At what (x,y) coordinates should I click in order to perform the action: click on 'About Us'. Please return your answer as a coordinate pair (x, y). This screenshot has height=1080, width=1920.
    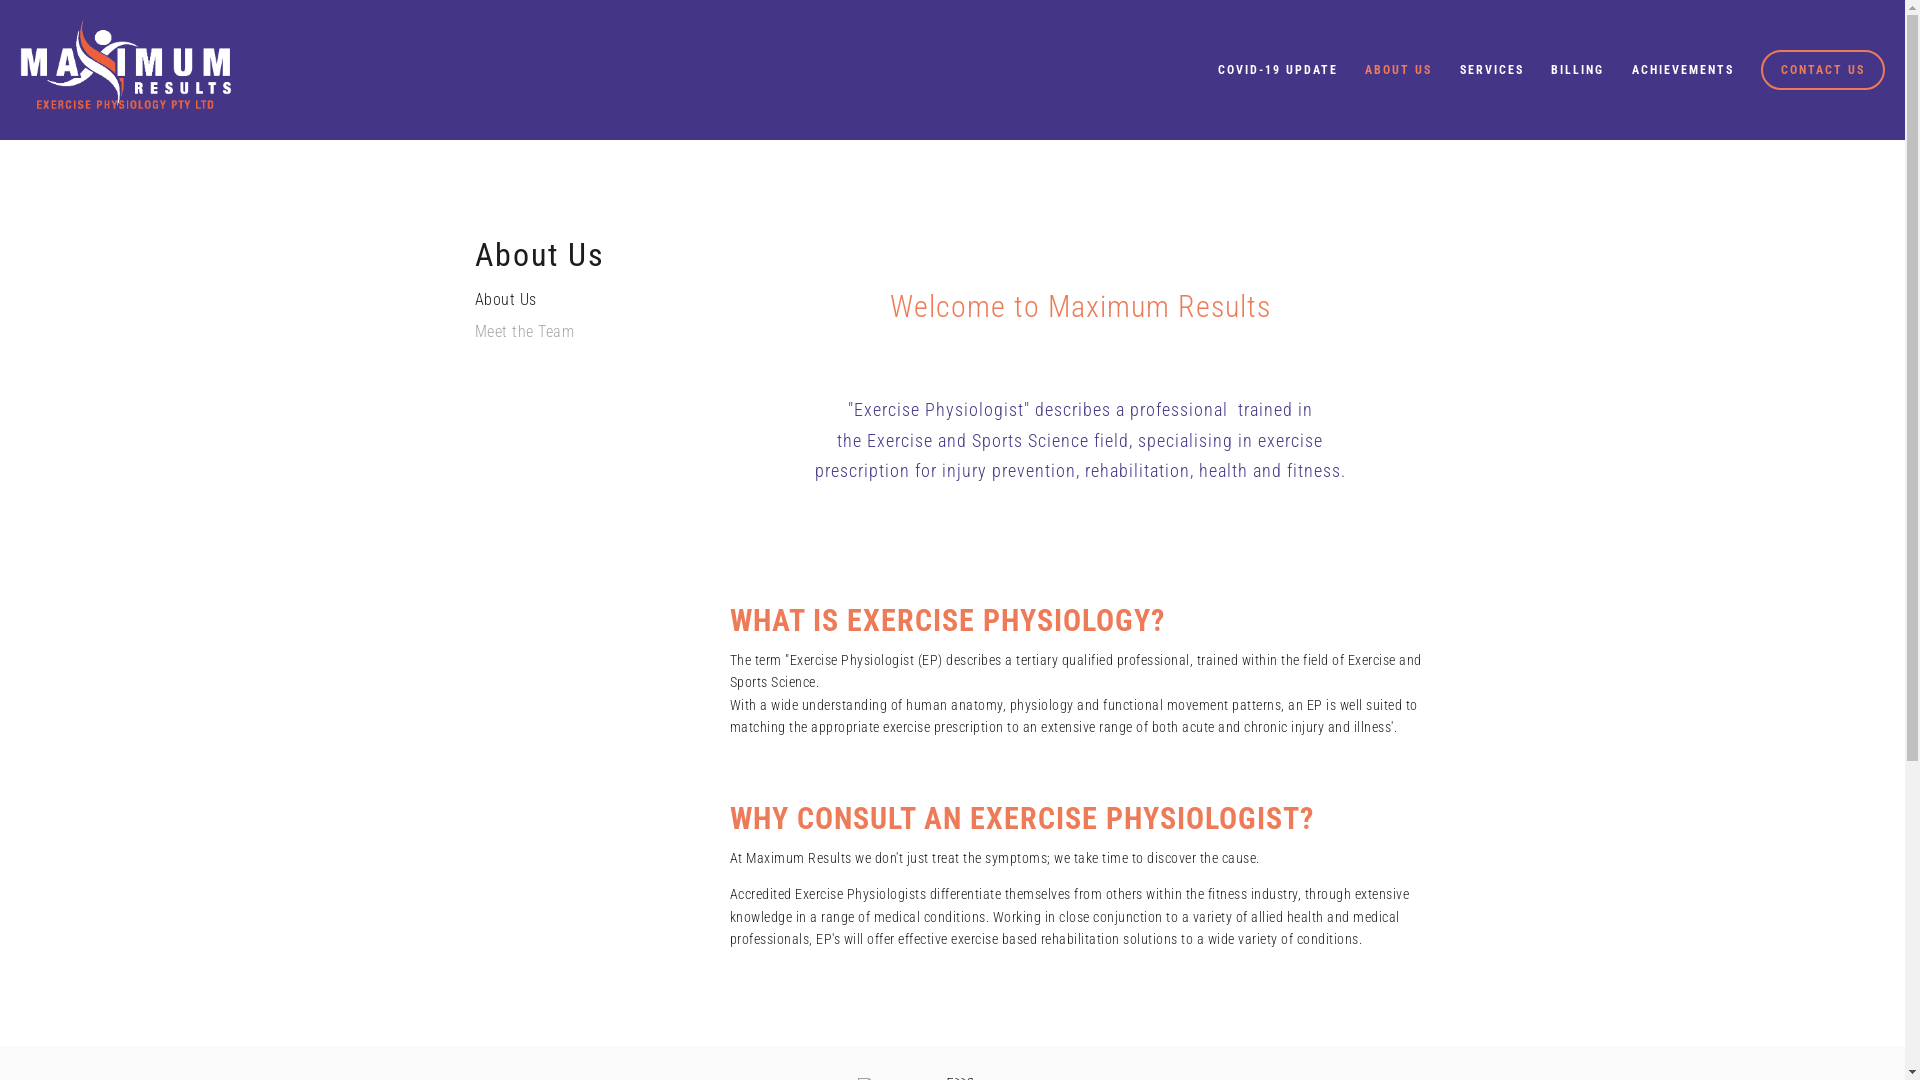
    Looking at the image, I should click on (568, 305).